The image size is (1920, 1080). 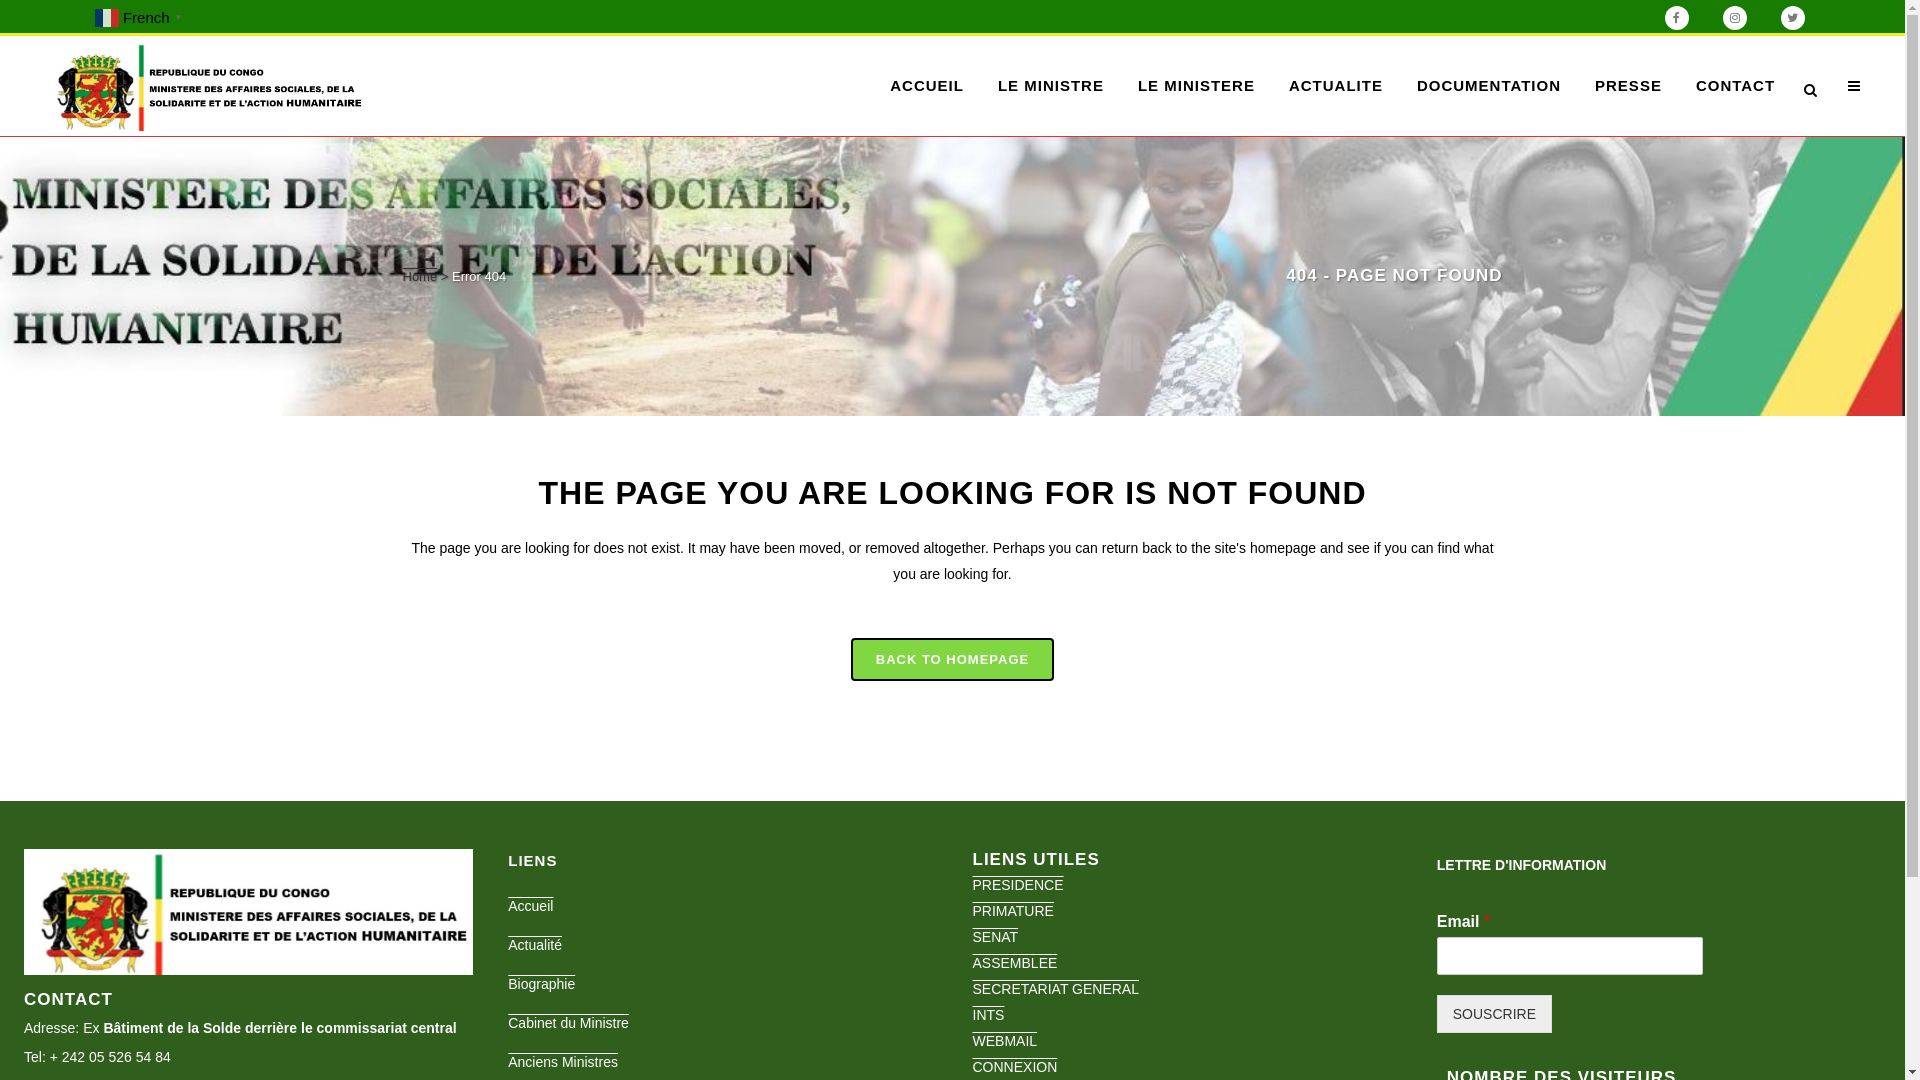 I want to click on 'INTS', so click(x=988, y=1014).